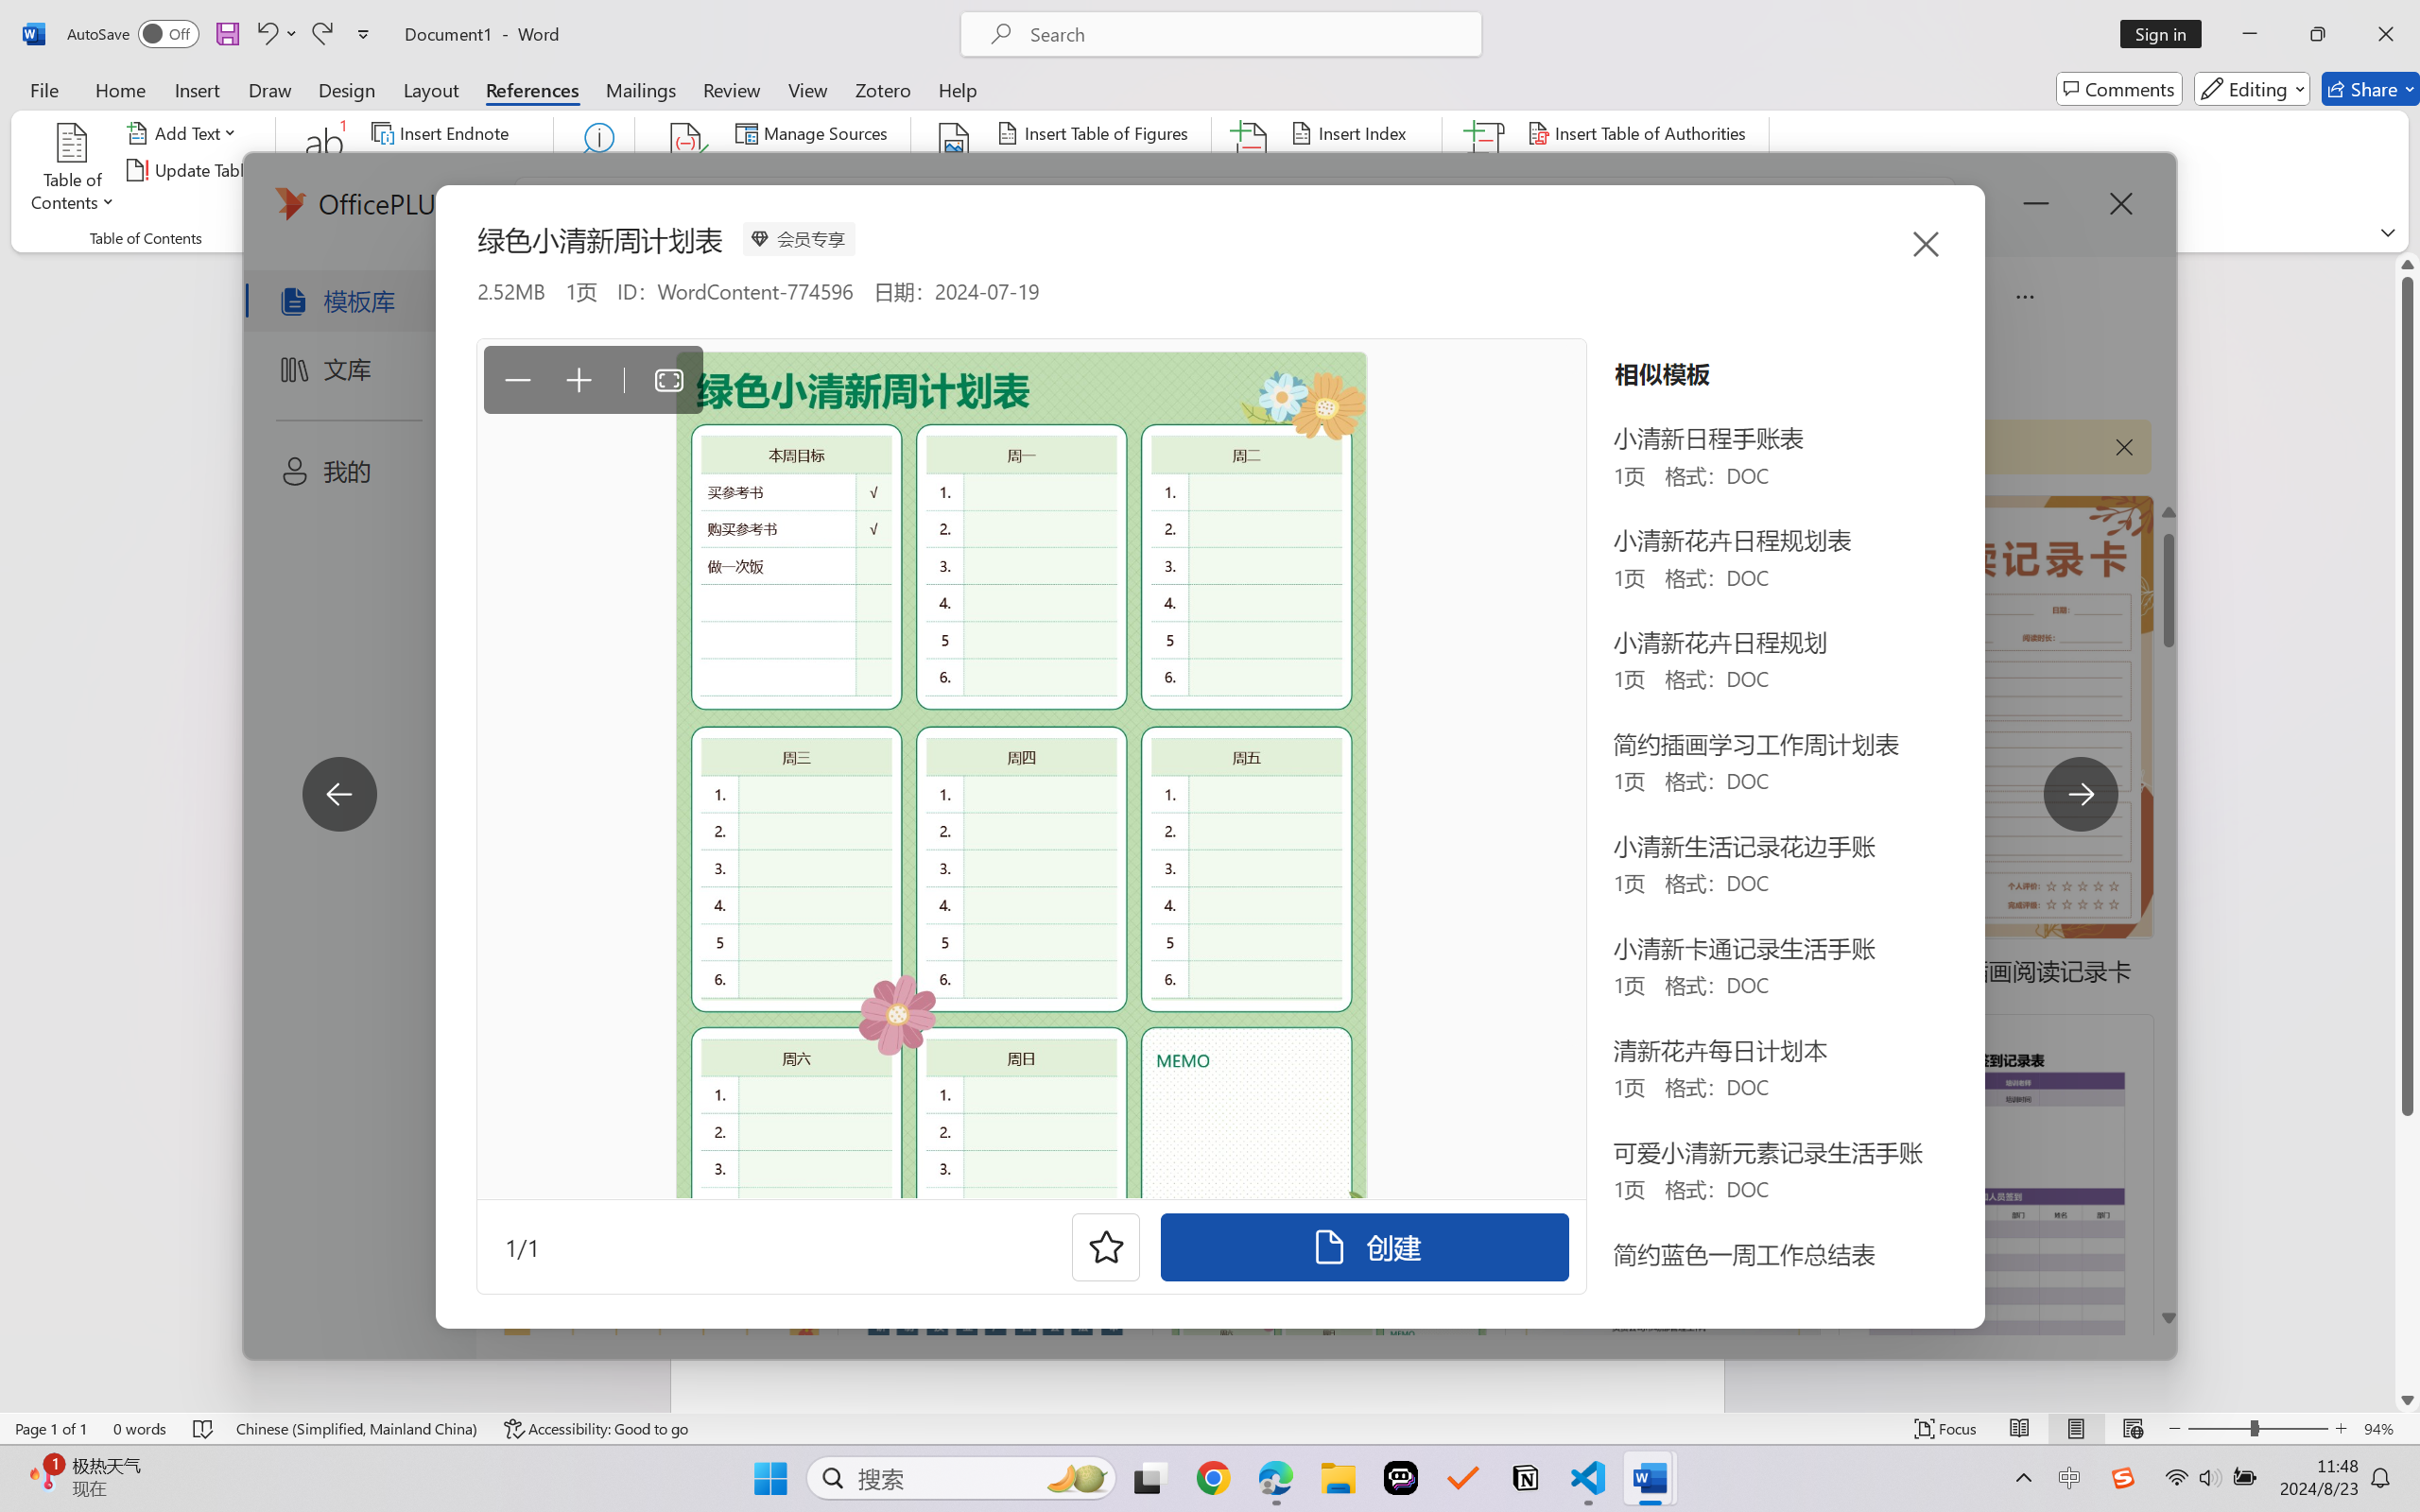 The image size is (2420, 1512). I want to click on 'Manage Sources...', so click(814, 131).